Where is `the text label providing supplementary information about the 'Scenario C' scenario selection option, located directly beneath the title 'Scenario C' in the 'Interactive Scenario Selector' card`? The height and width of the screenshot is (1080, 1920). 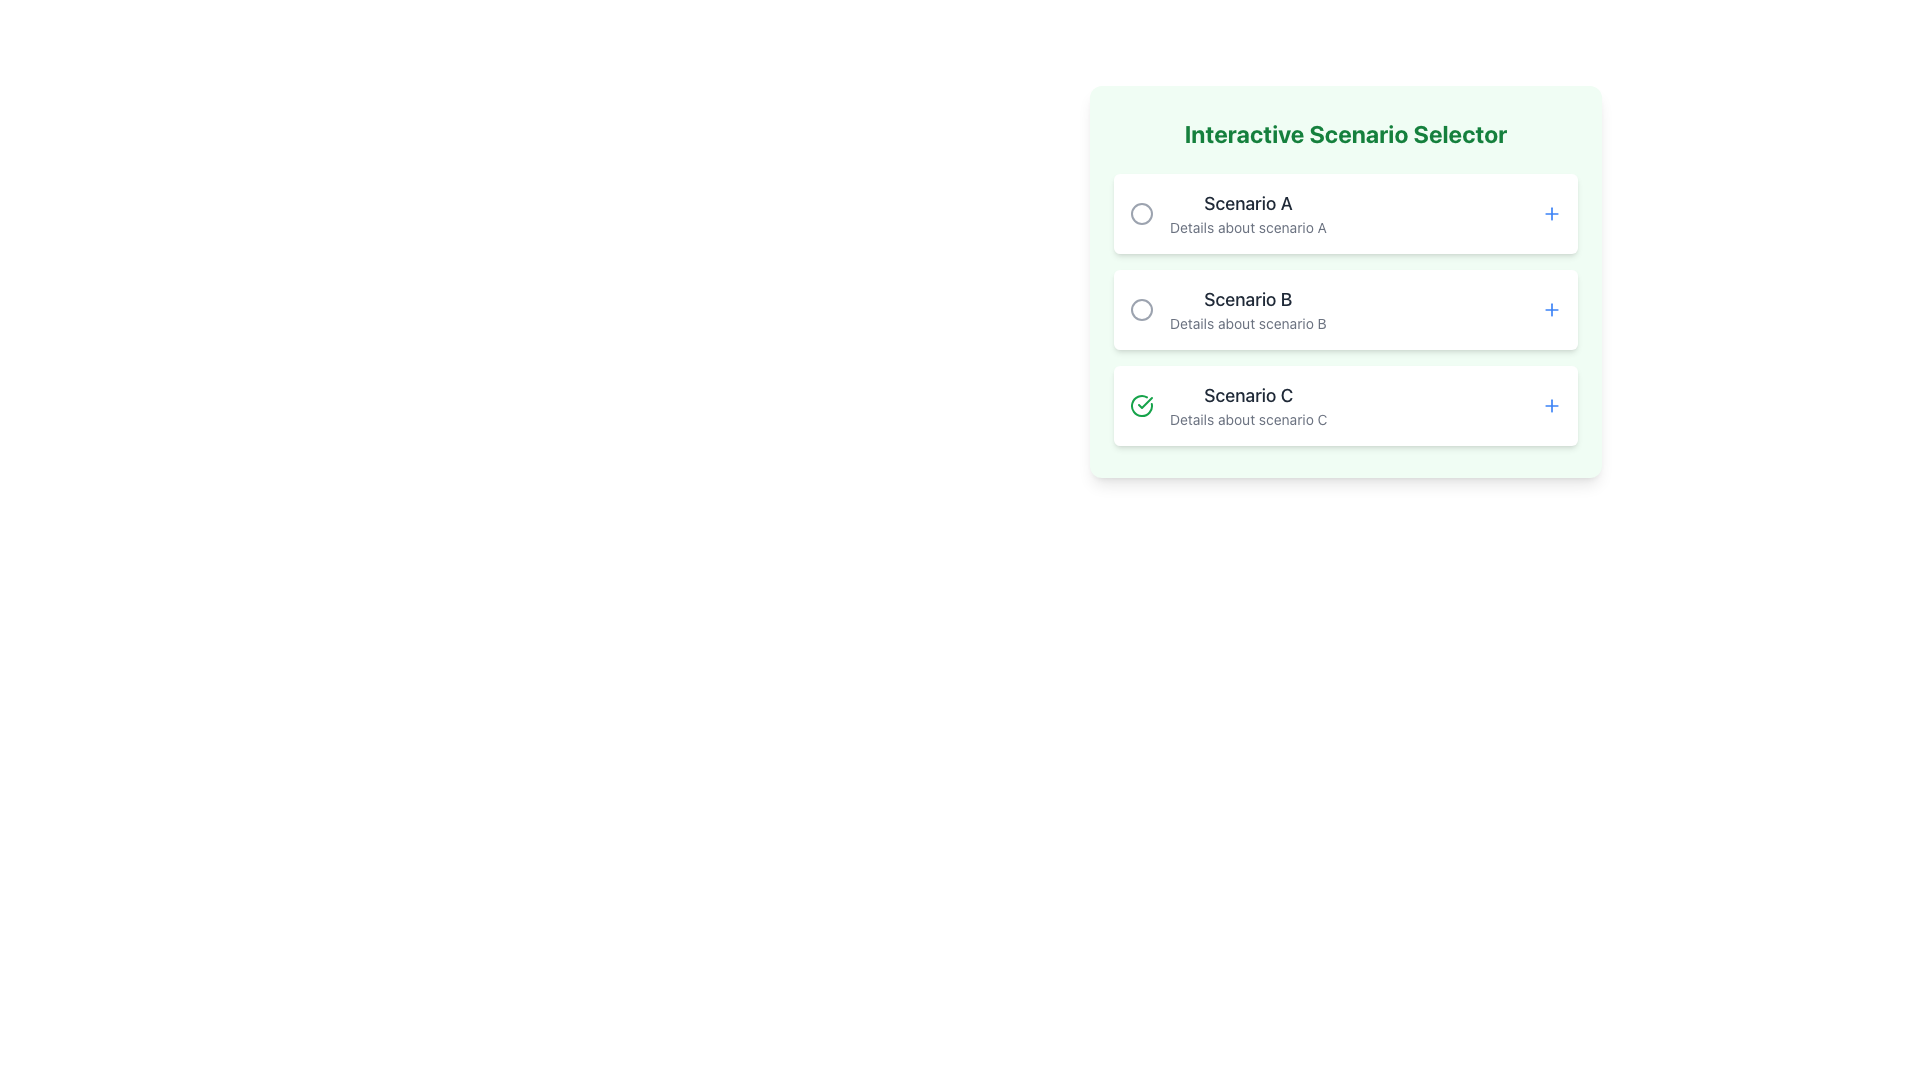 the text label providing supplementary information about the 'Scenario C' scenario selection option, located directly beneath the title 'Scenario C' in the 'Interactive Scenario Selector' card is located at coordinates (1247, 419).